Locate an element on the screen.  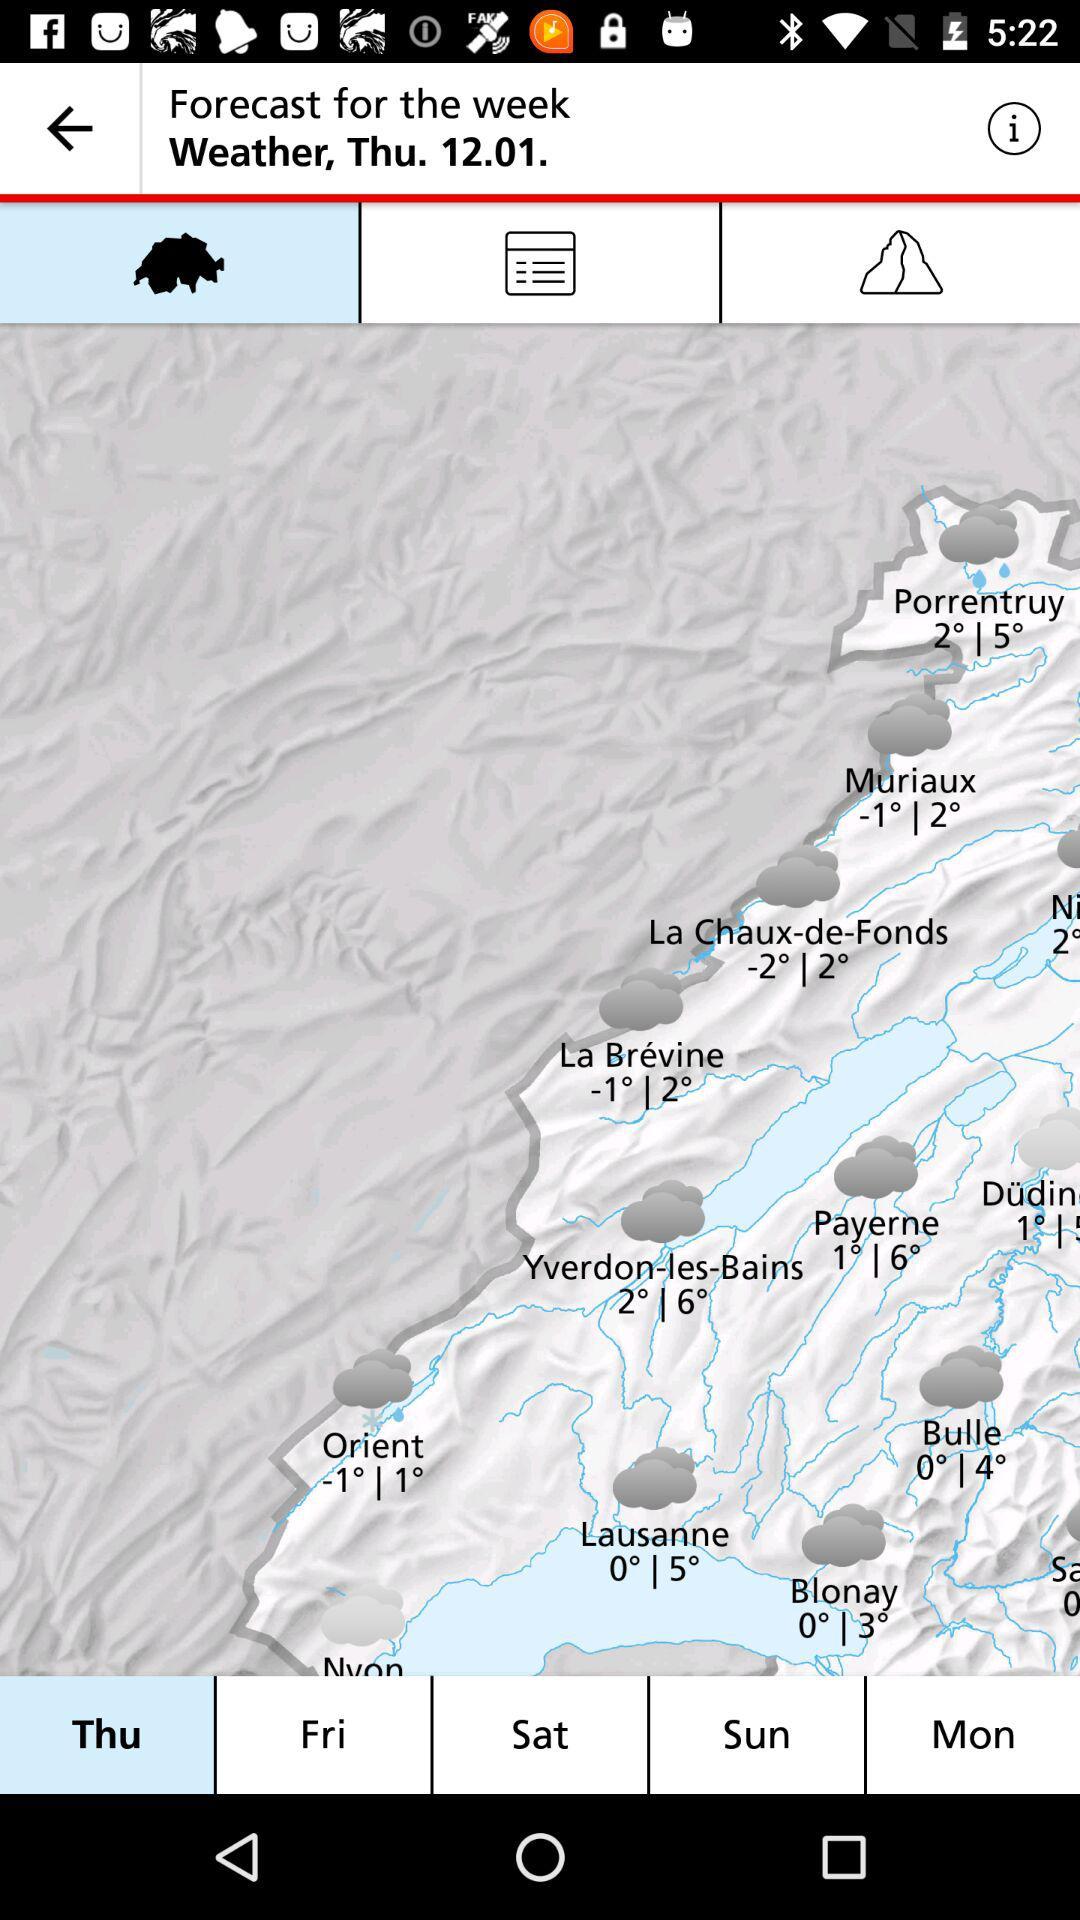
the sun icon is located at coordinates (757, 1734).